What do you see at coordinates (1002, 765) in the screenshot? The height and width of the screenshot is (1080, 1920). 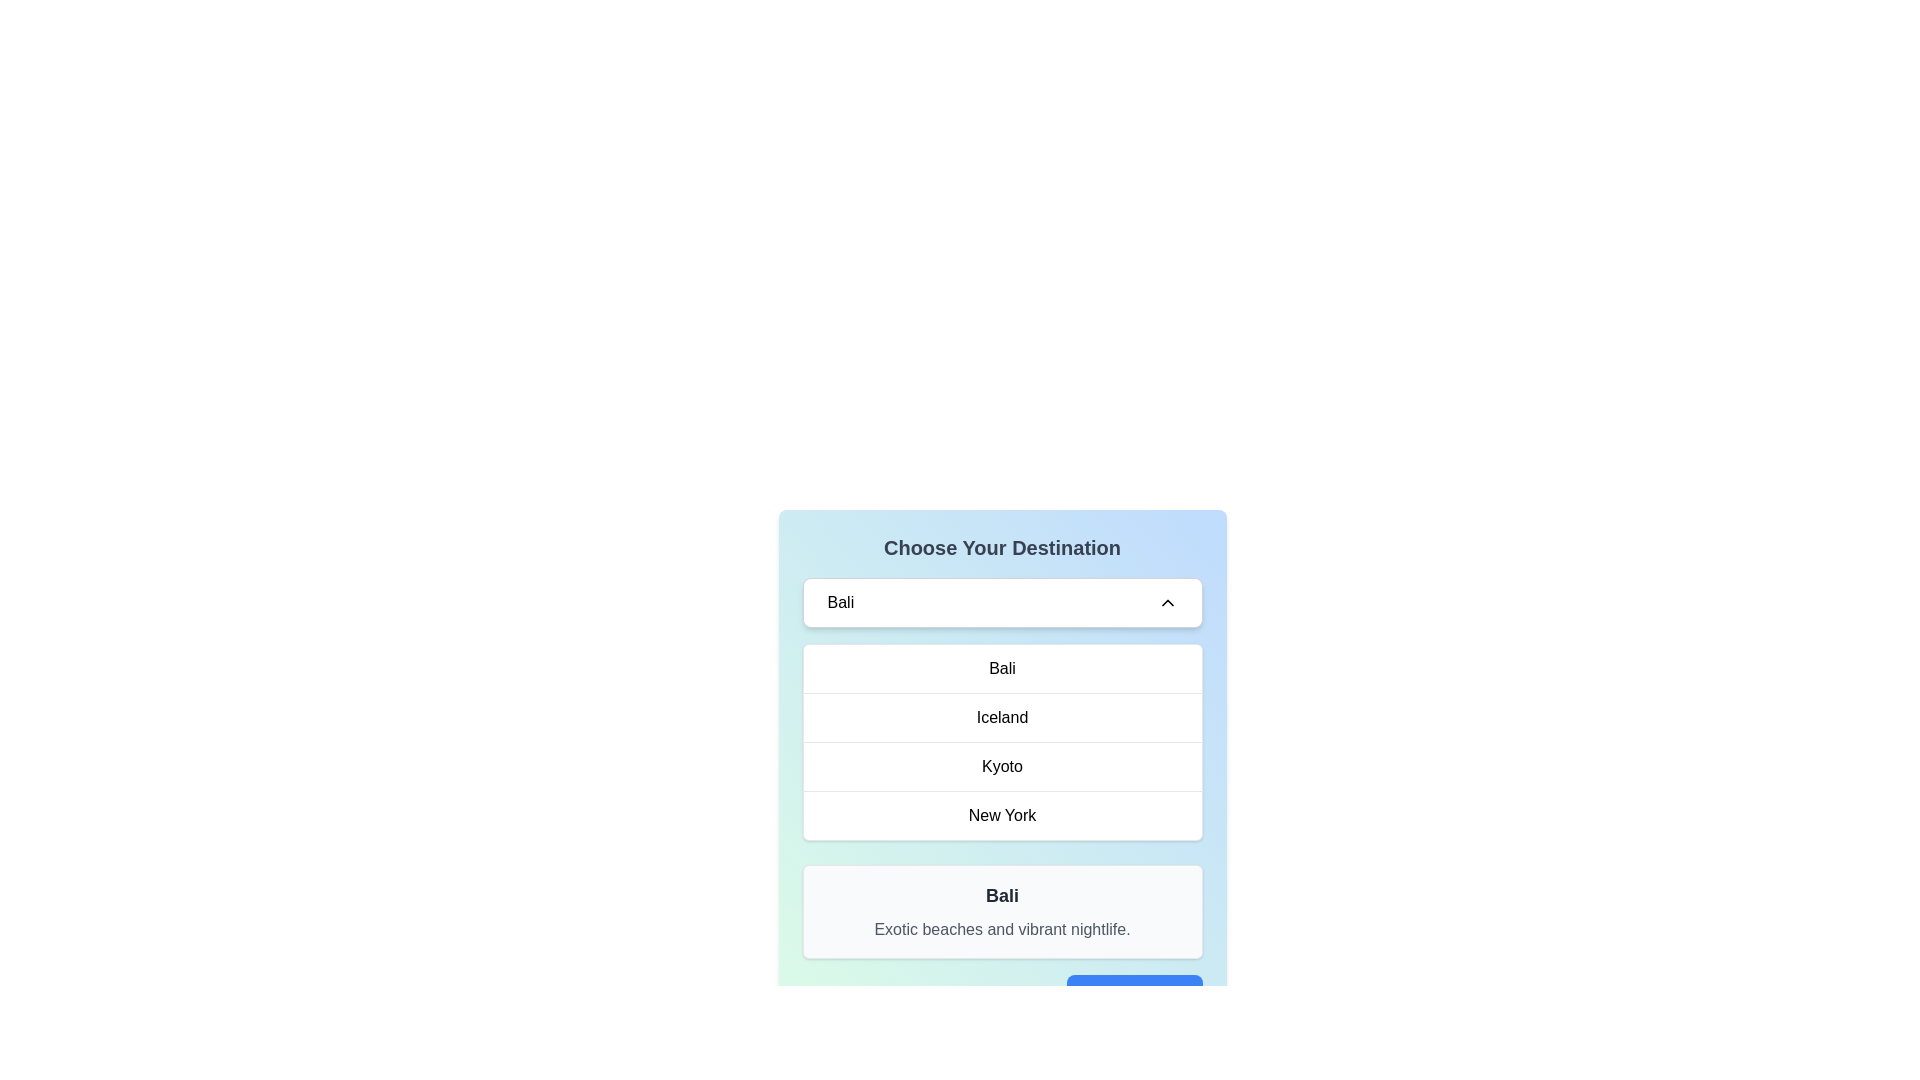 I see `the selectable item displaying 'Kyoto' in the dropdown list` at bounding box center [1002, 765].